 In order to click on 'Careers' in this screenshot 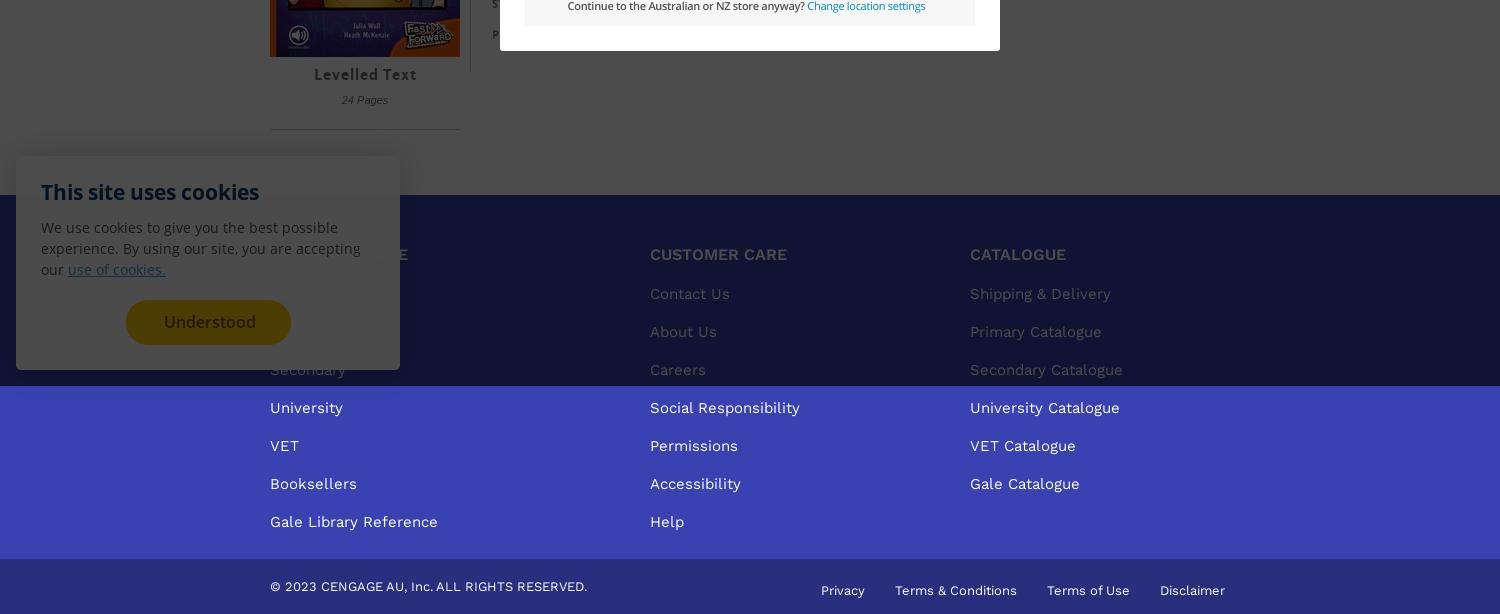, I will do `click(678, 369)`.